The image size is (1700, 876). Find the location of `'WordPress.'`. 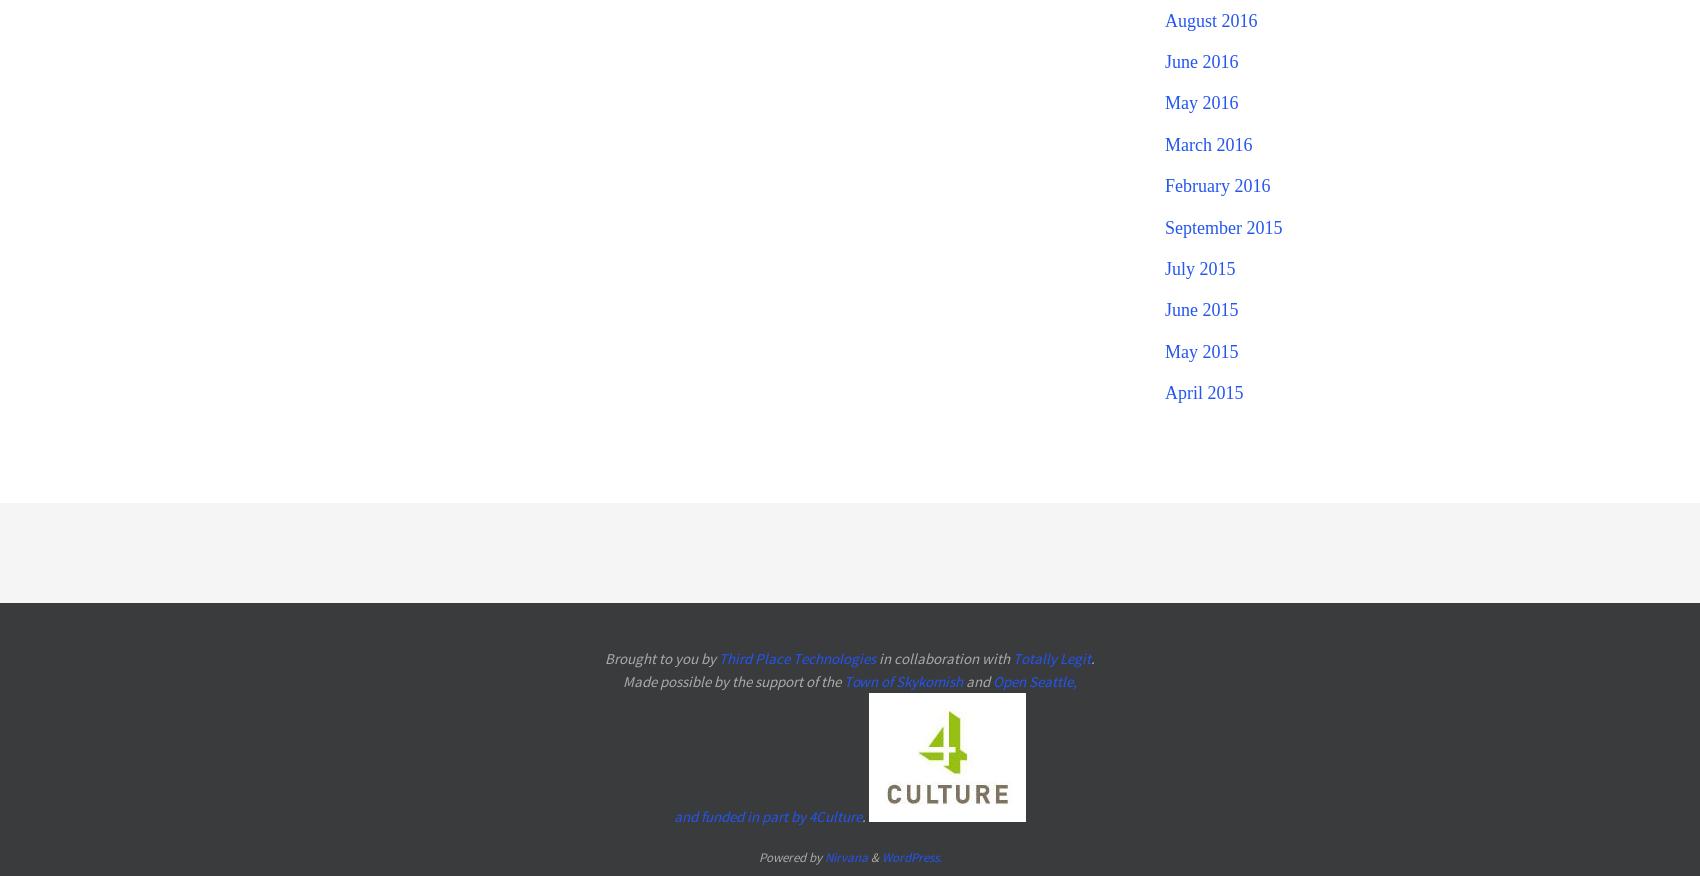

'WordPress.' is located at coordinates (911, 856).